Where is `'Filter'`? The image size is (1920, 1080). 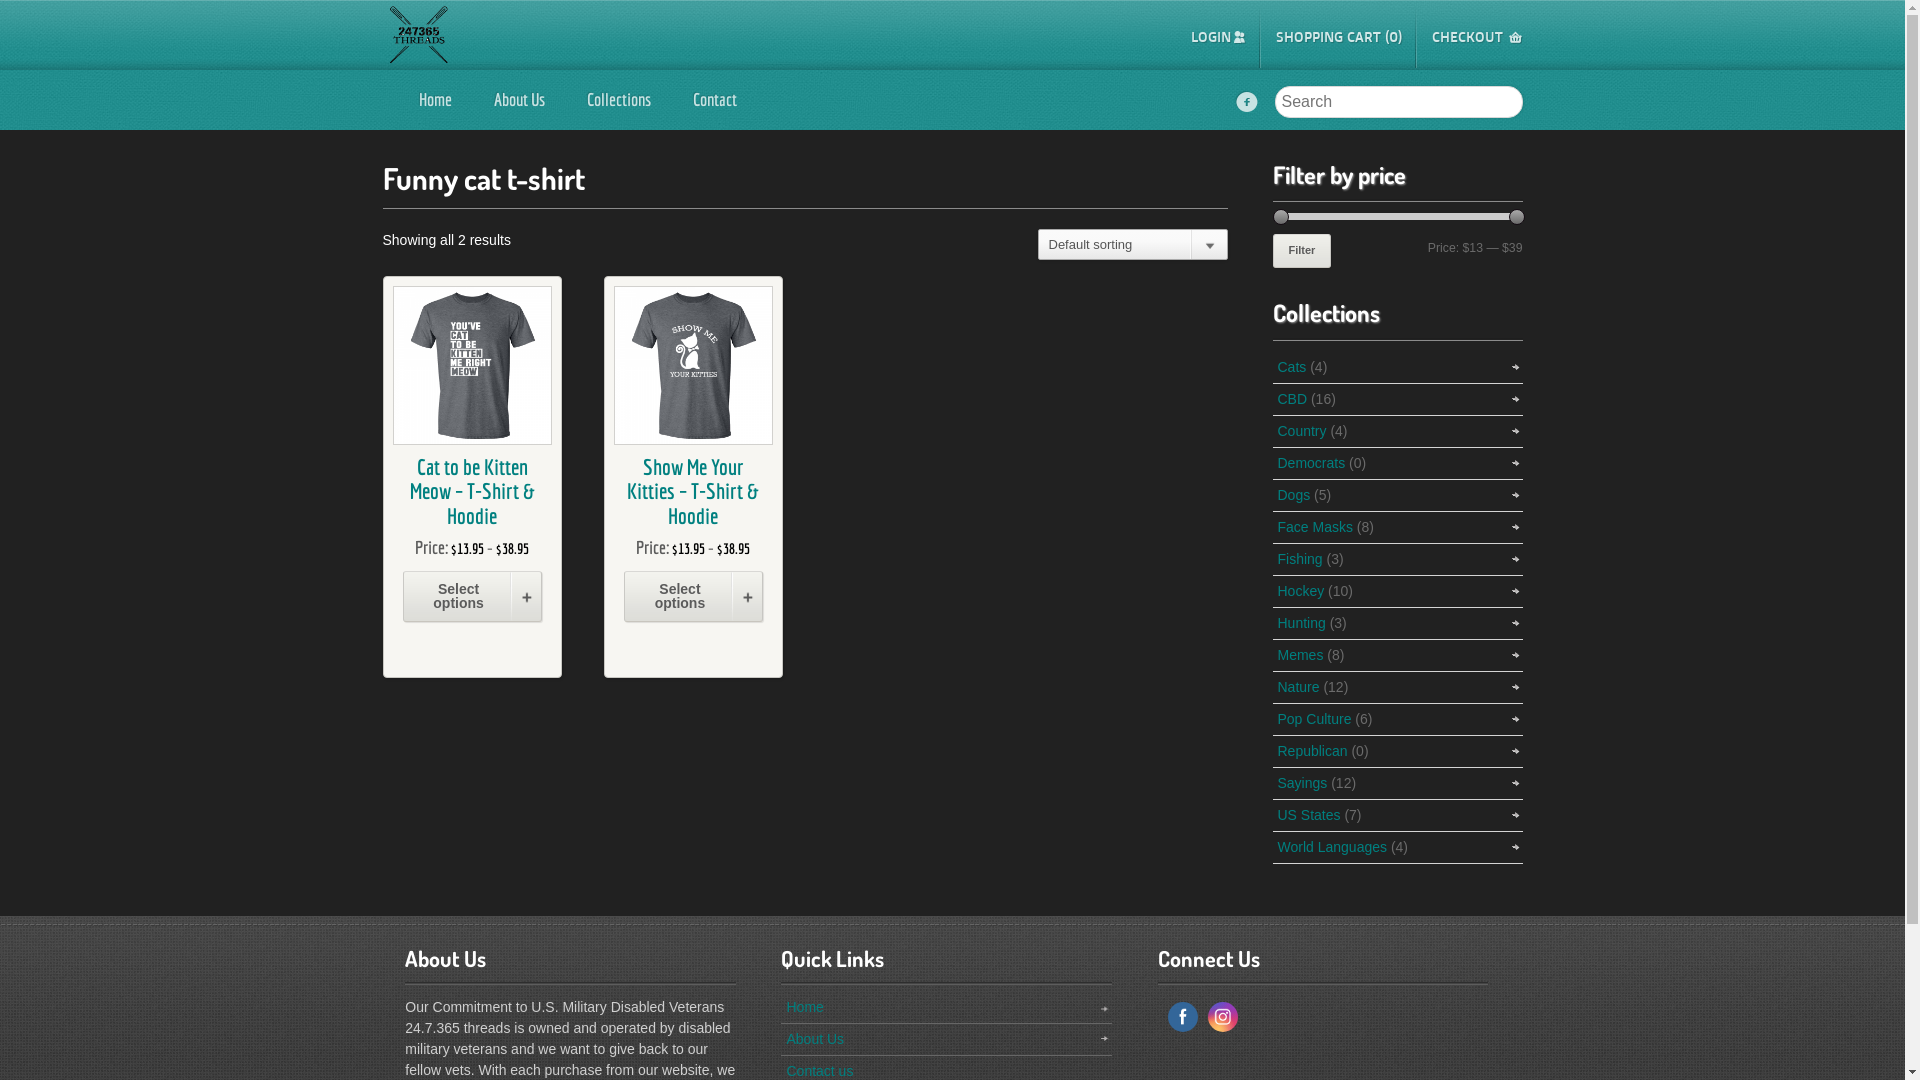 'Filter' is located at coordinates (1301, 249).